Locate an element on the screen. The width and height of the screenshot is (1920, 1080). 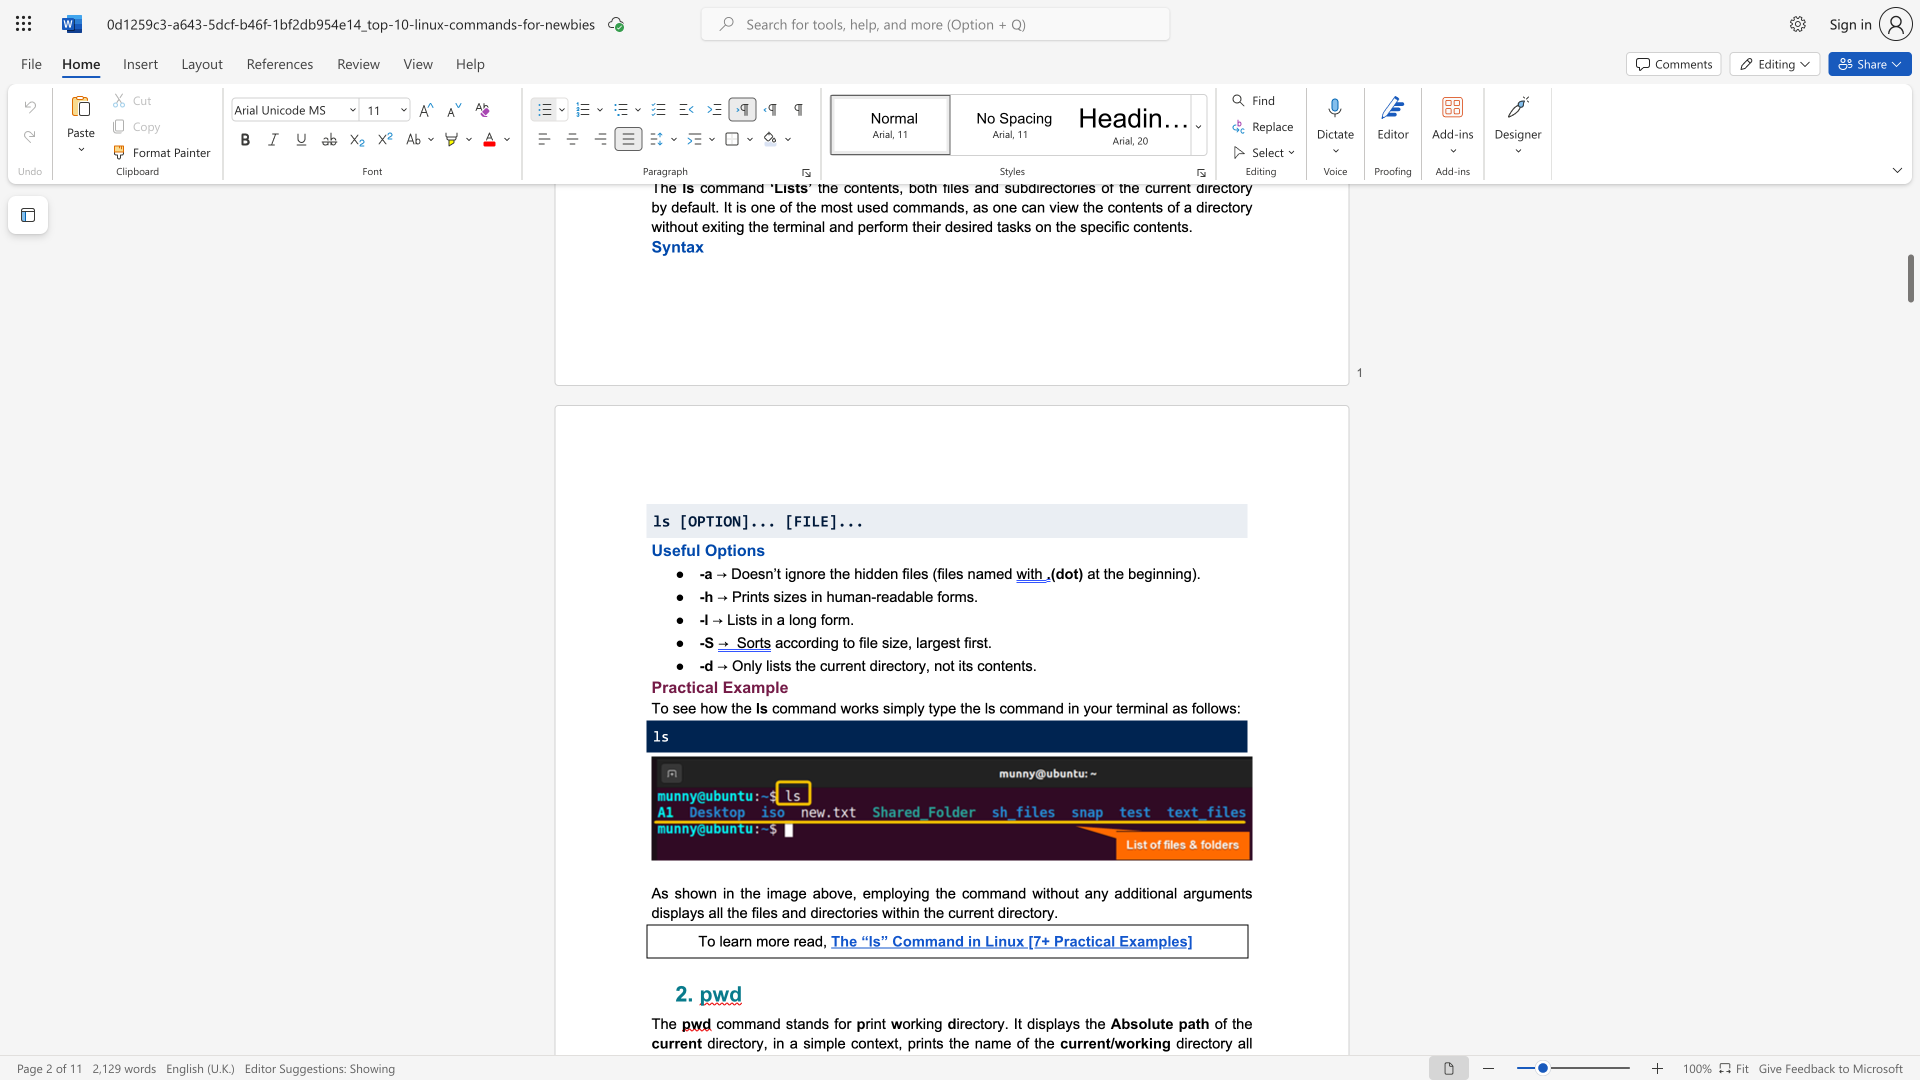
the 1th character "t" in the text is located at coordinates (688, 686).